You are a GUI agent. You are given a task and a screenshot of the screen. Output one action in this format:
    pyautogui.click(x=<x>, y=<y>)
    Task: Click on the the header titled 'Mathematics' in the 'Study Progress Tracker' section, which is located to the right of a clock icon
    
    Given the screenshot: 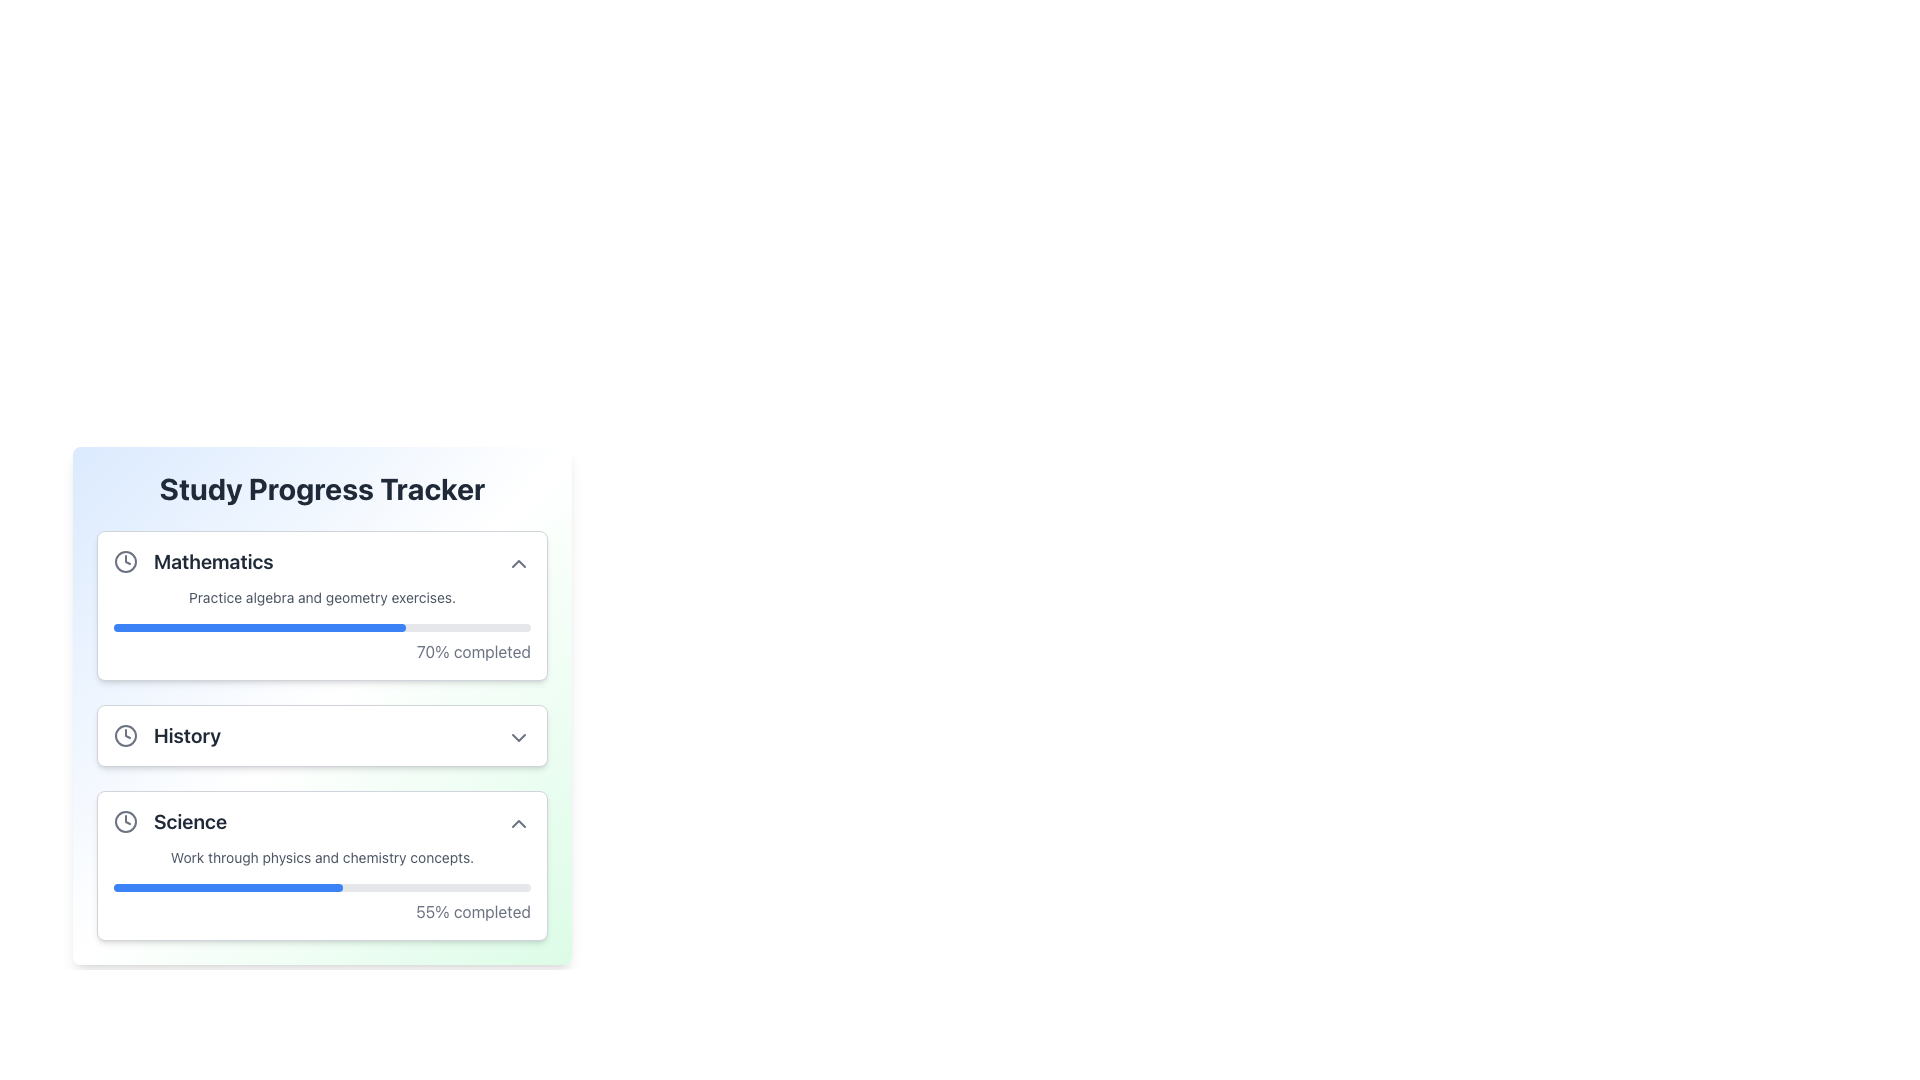 What is the action you would take?
    pyautogui.click(x=213, y=562)
    